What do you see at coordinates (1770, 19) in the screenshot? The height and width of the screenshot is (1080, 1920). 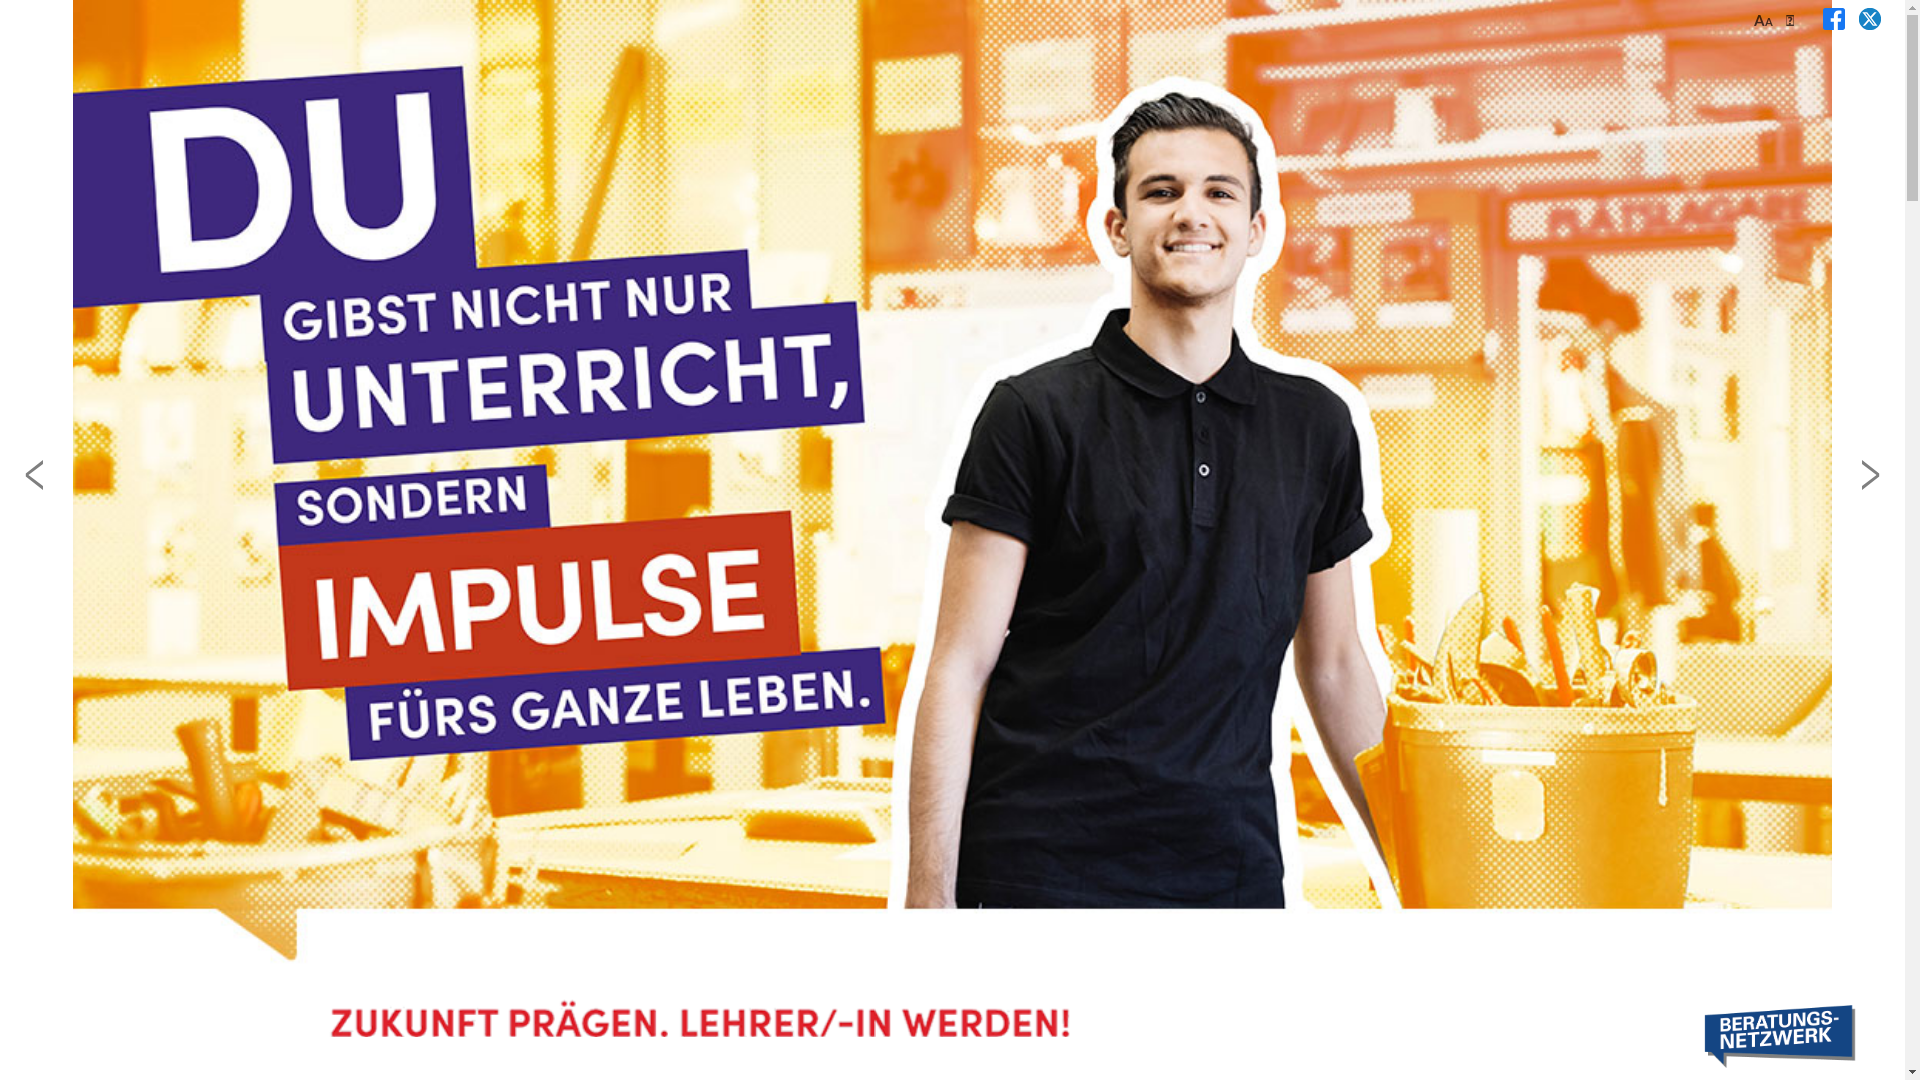 I see `'Aa'` at bounding box center [1770, 19].